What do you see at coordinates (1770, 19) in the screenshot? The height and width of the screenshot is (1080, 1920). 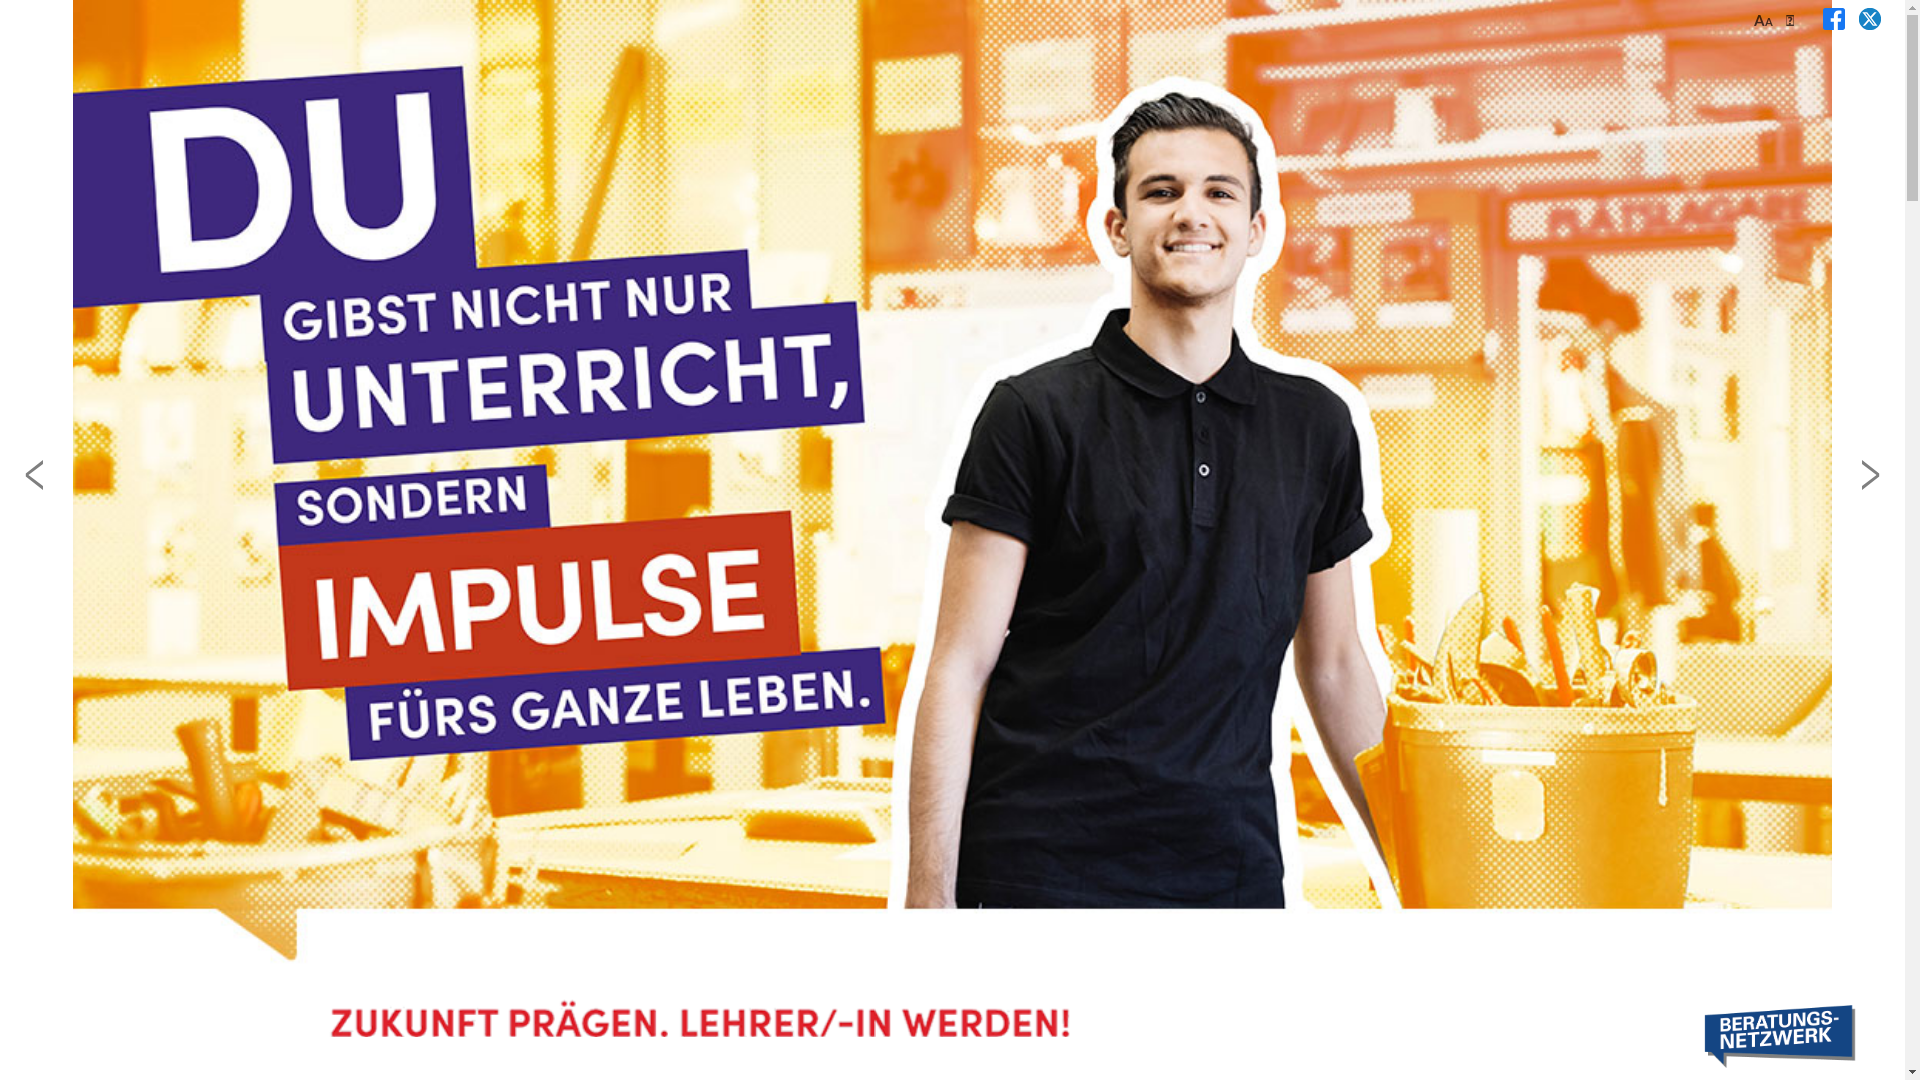 I see `'Aa'` at bounding box center [1770, 19].